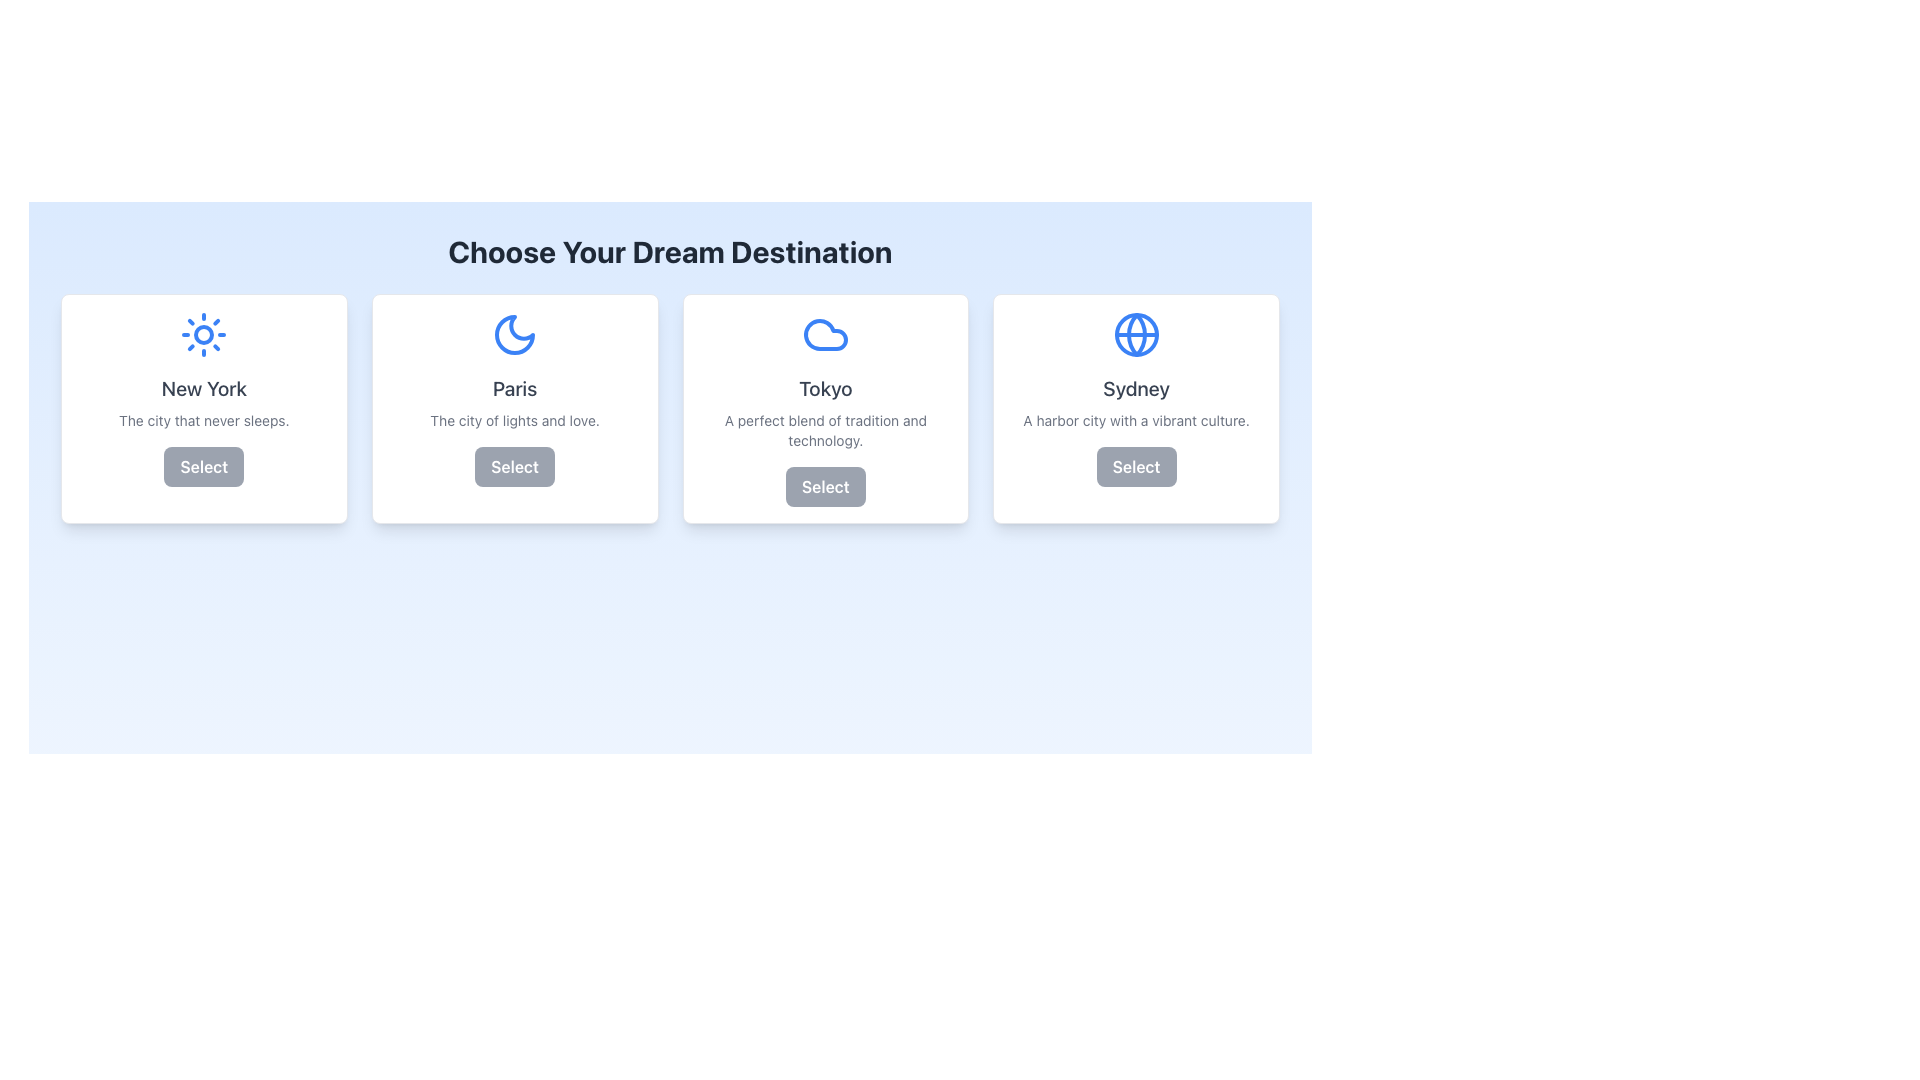 This screenshot has width=1920, height=1080. I want to click on the stylized blue cloud icon within the 'Tokyo' card, which is the third card from the left in the destination row, so click(825, 334).